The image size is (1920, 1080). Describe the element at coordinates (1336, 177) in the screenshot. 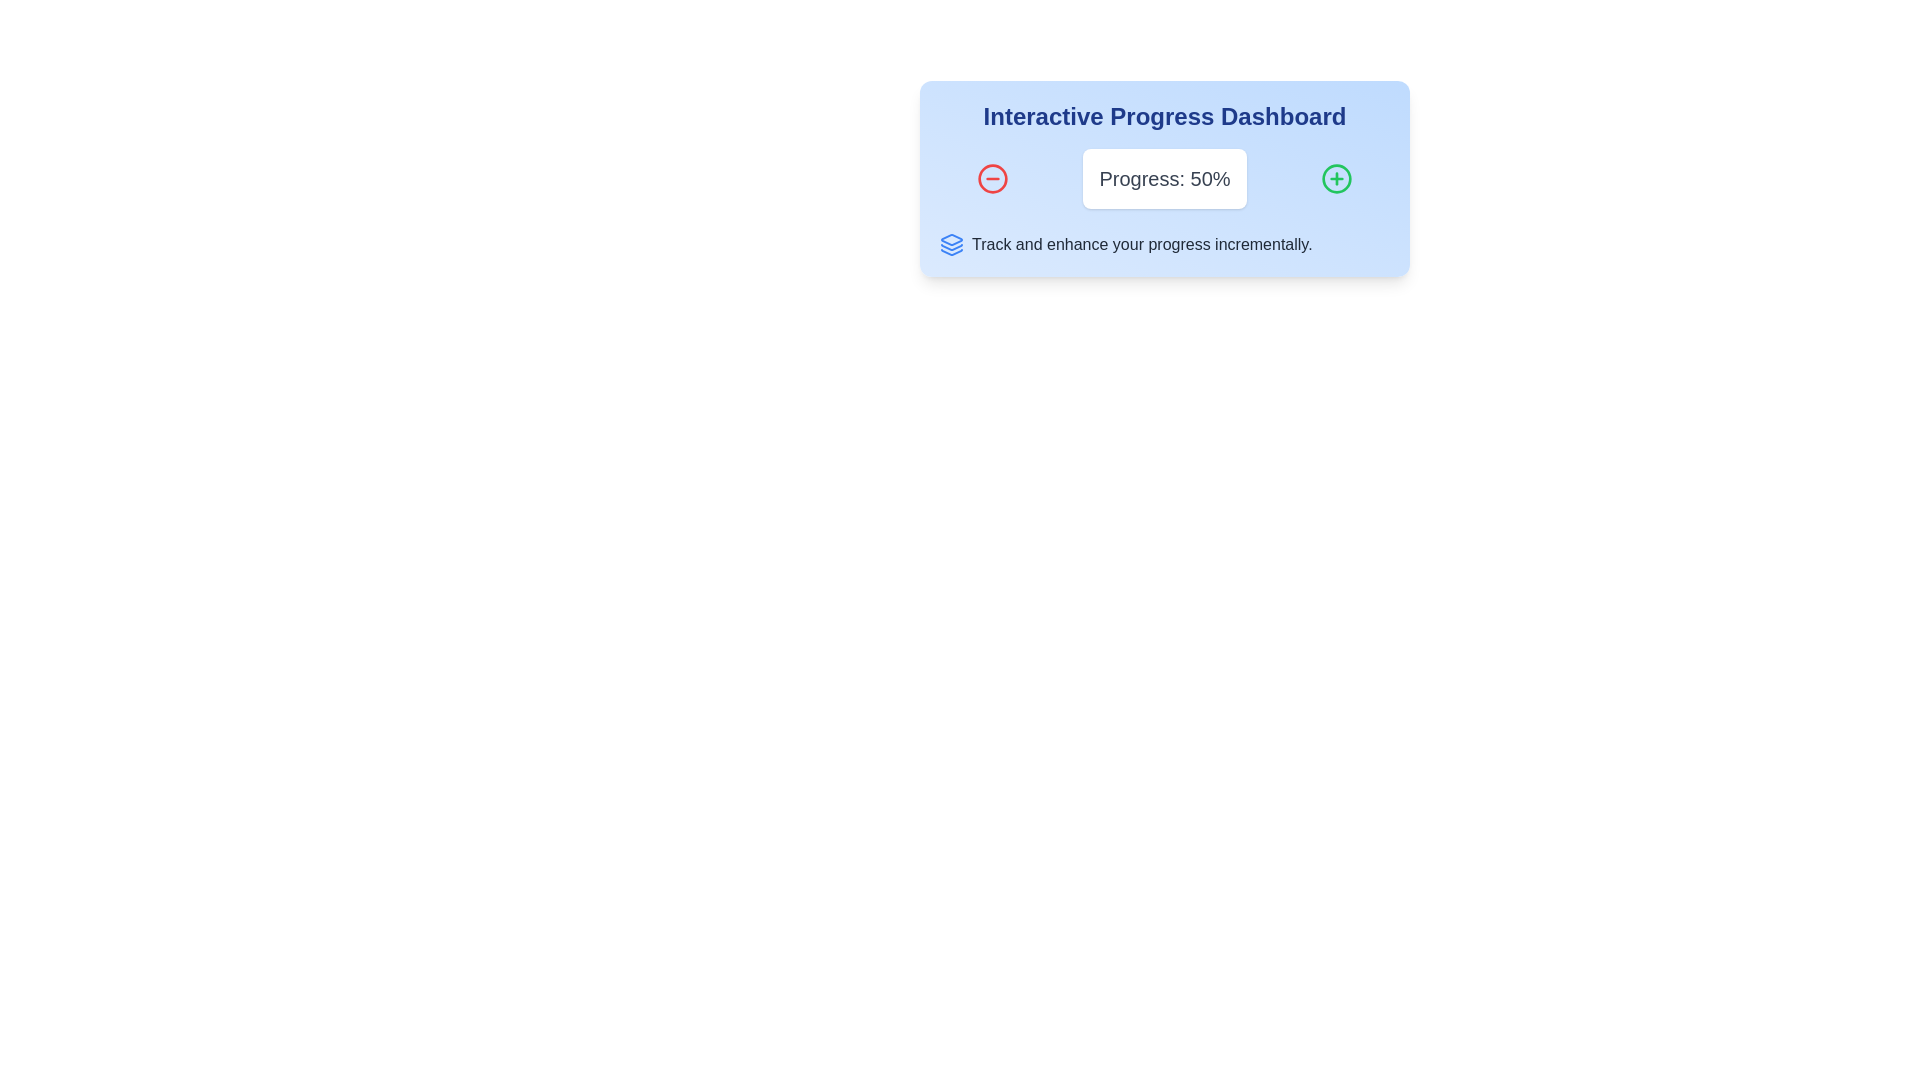

I see `the button for adding new items located in the top-right corner of the Interactive Progress Dashboard panel, next` at that location.